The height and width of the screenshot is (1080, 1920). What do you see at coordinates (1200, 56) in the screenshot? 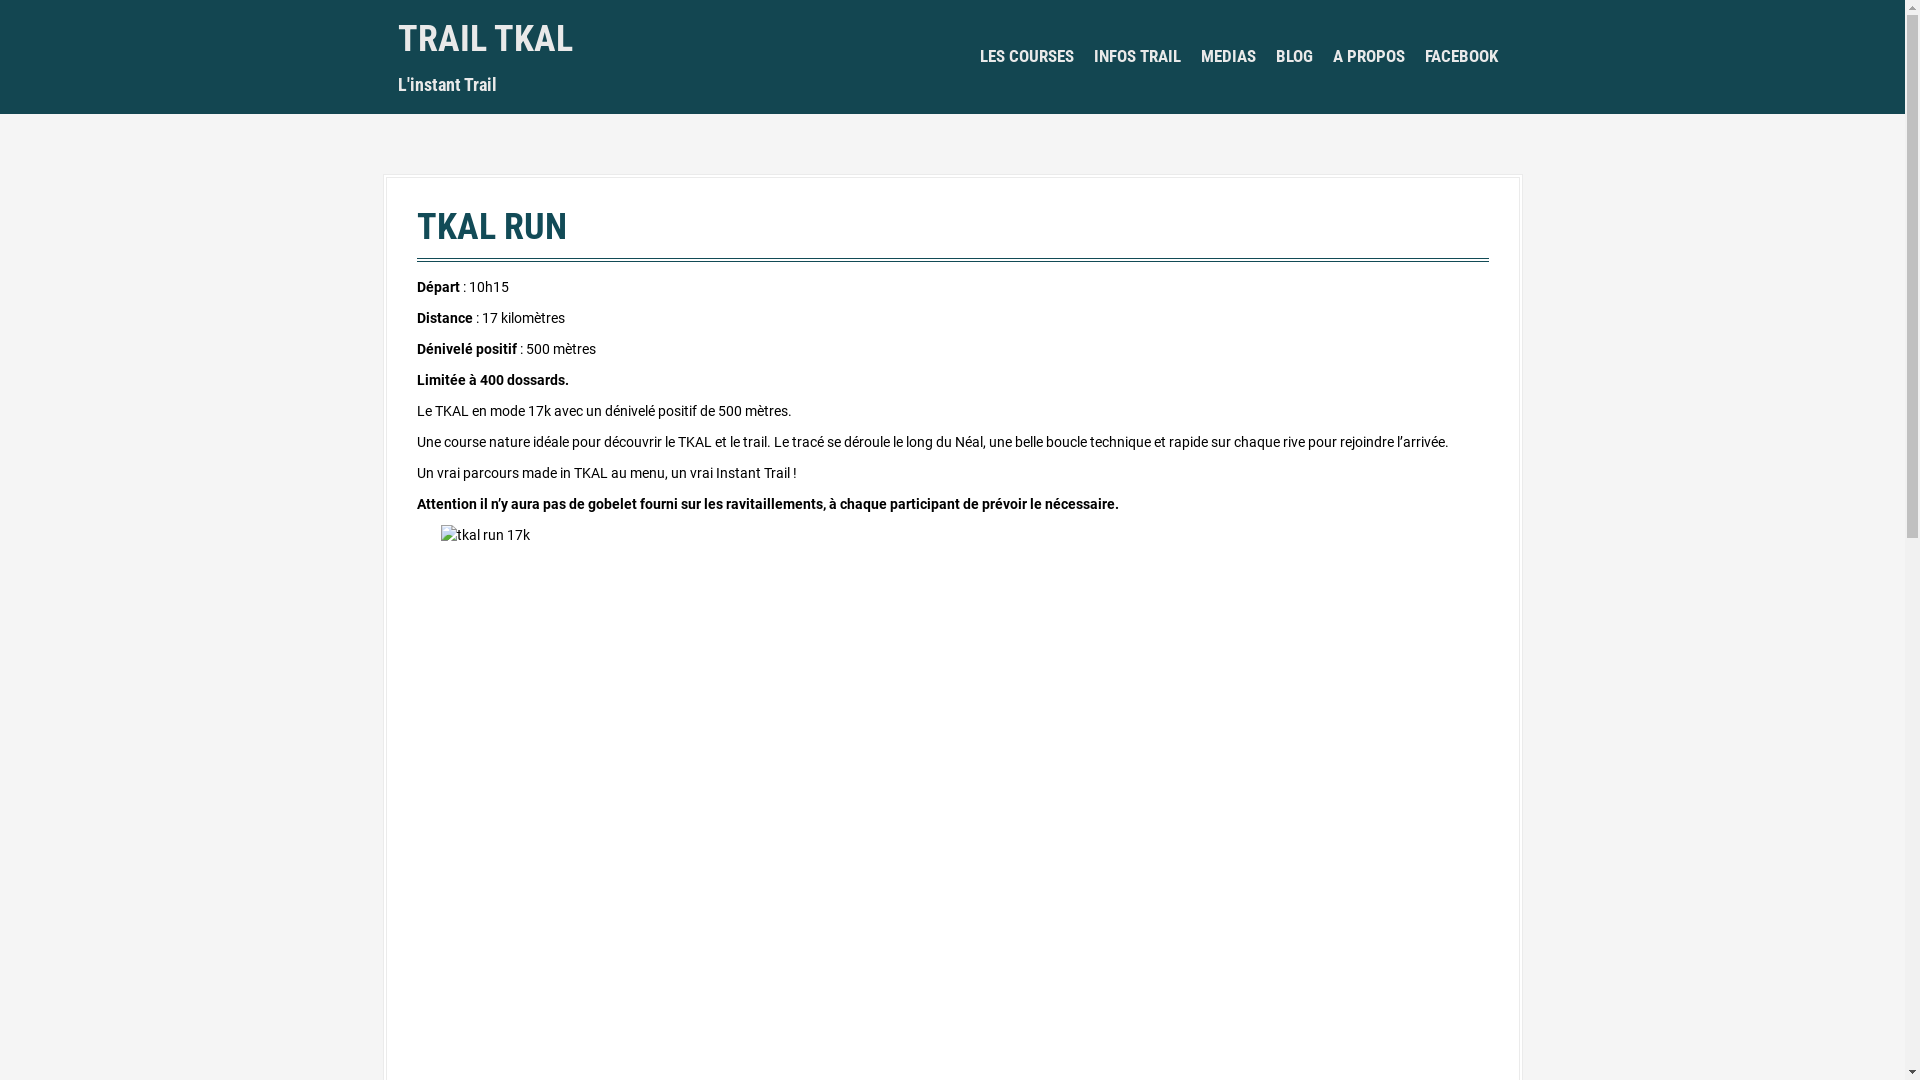
I see `'MEDIAS'` at bounding box center [1200, 56].